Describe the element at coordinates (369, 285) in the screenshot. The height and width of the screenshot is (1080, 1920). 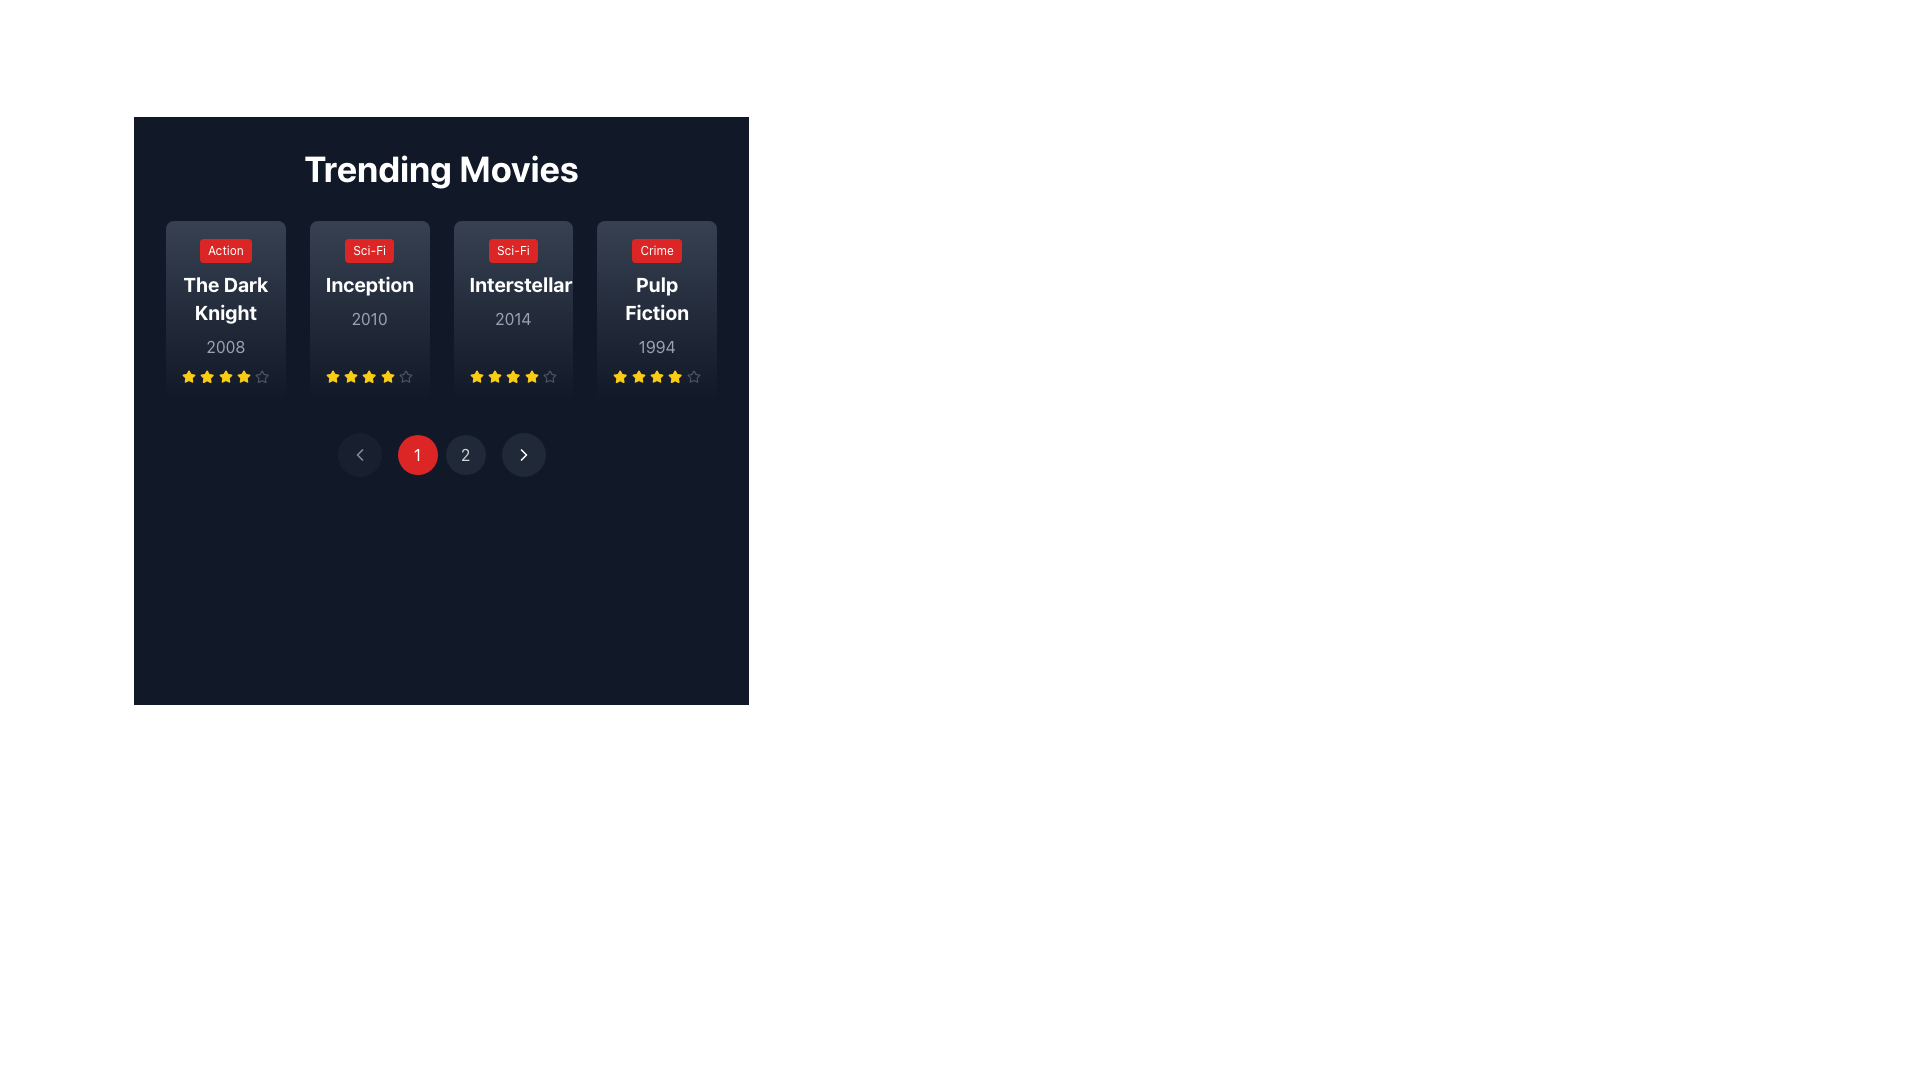
I see `the text label displaying 'Inception', which is styled with a large, bold font in white and positioned below the 'Sci-Fi' badge in the second card from the left` at that location.